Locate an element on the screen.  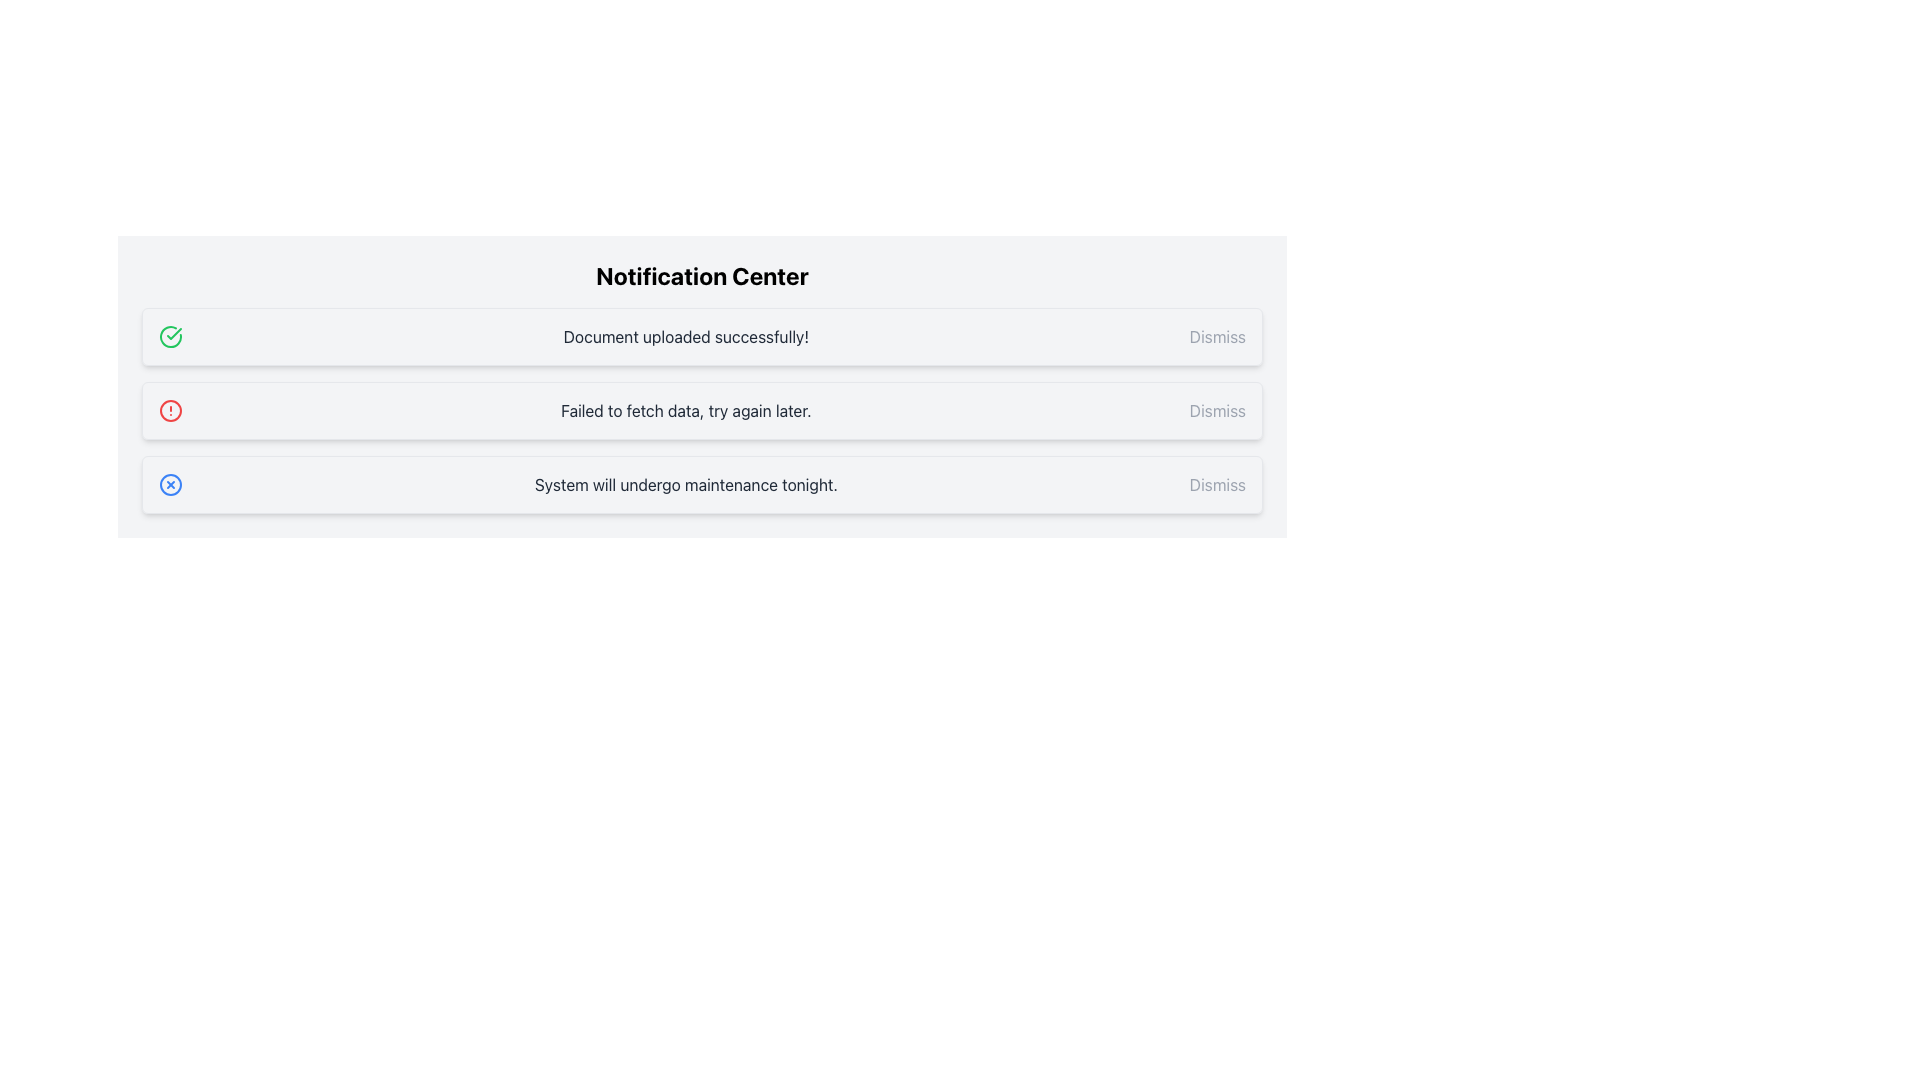
the notification box that indicates 'Document uploaded successfully!' with a dismiss button labeled 'Dismiss' is located at coordinates (702, 335).